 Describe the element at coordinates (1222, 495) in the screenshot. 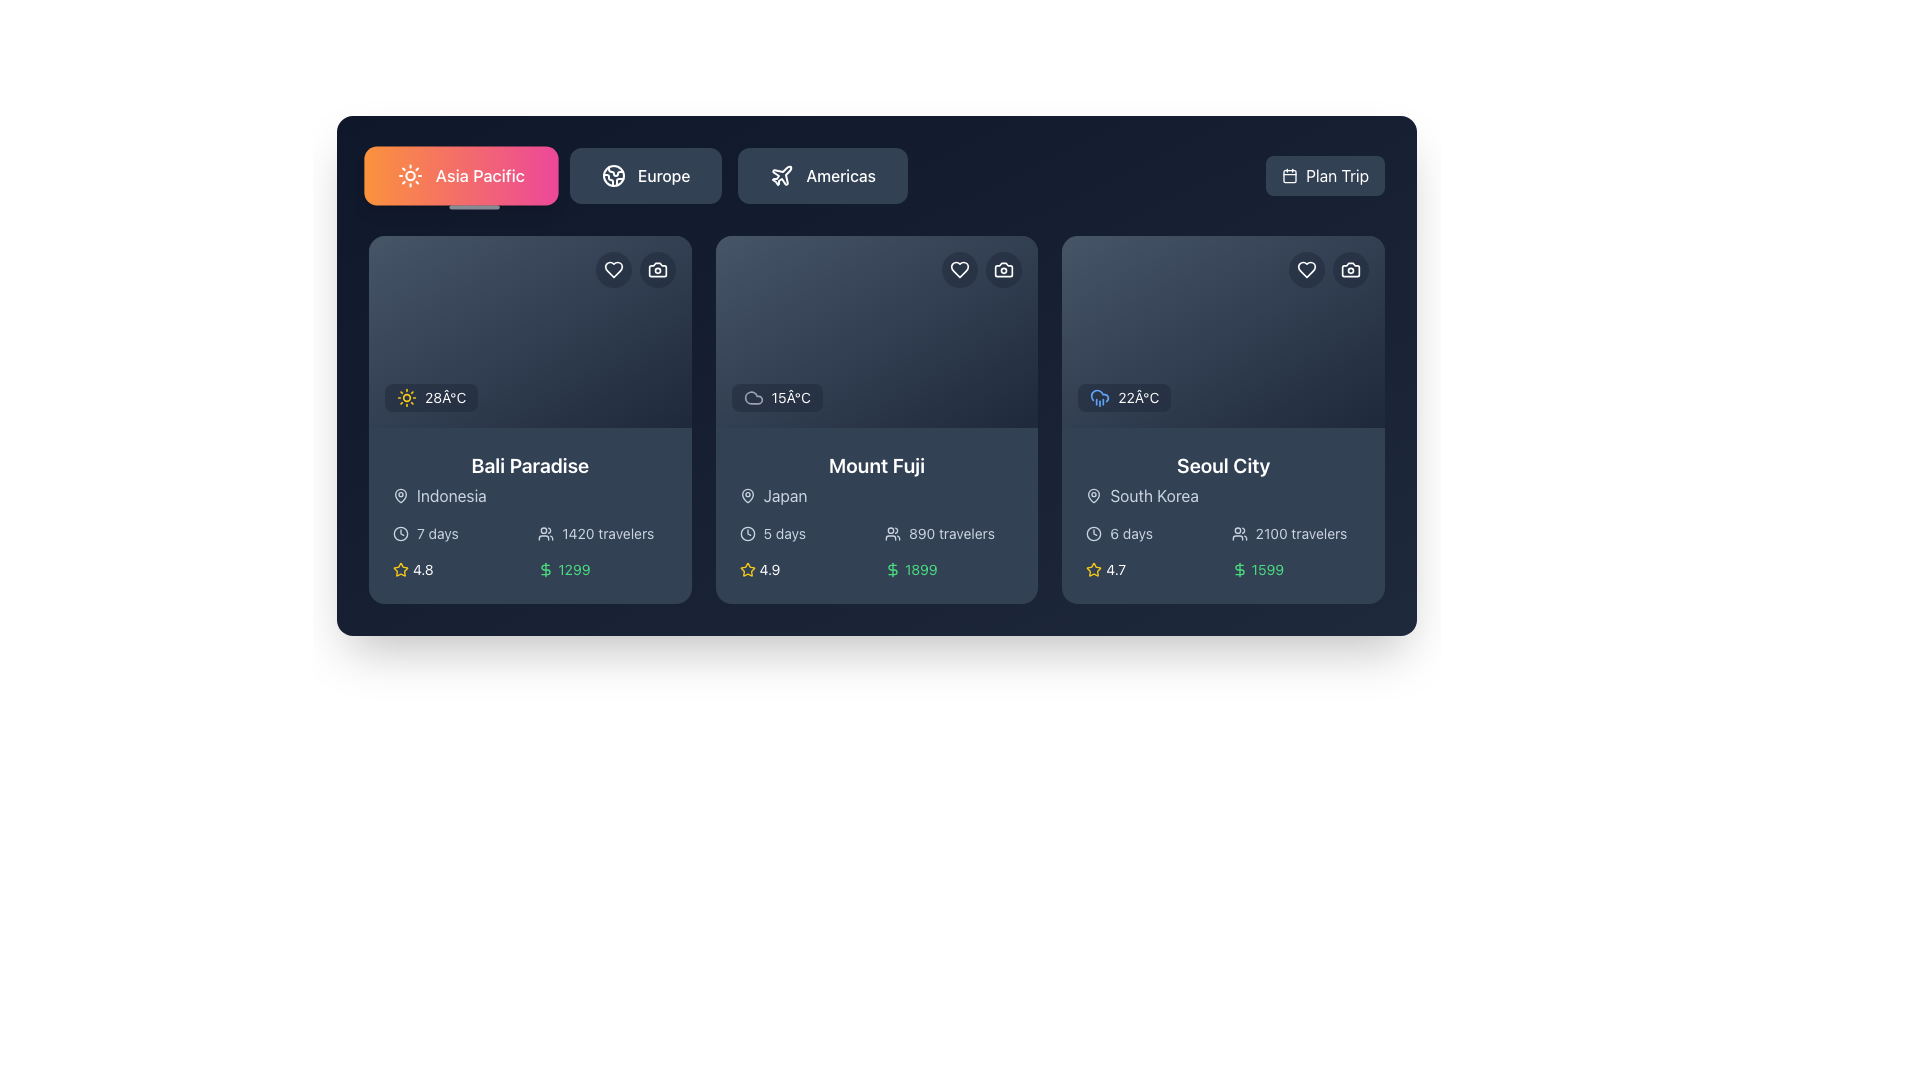

I see `the informational text label indicating the country for the city 'Seoul', located below the city name 'Seoul City' in the card of the third column under 'Asia Pacific'` at that location.